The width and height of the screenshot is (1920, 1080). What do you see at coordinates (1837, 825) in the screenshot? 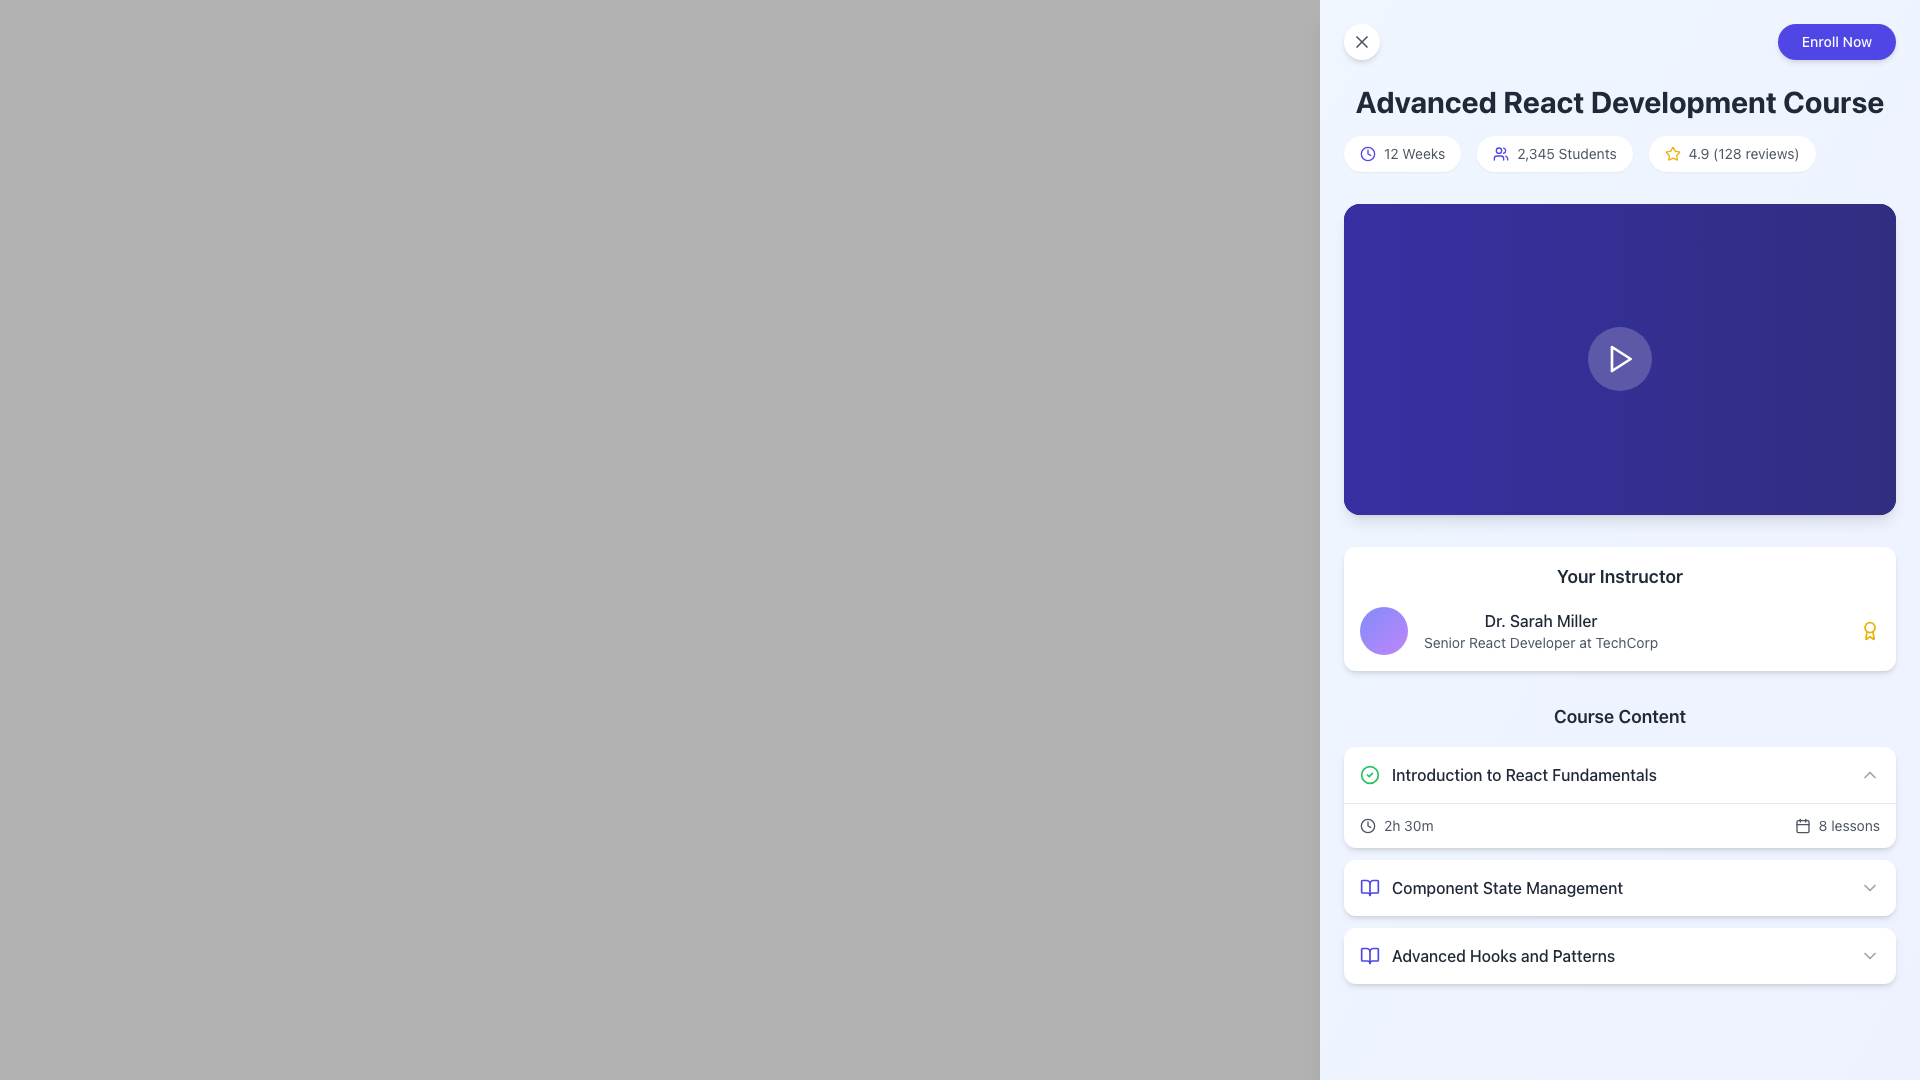
I see `the text label indicating the number of lessons in the 'Introduction to React Fundamentals' module, located beneath the 'Course Content' heading, to the right of the '2h 30m' text` at bounding box center [1837, 825].